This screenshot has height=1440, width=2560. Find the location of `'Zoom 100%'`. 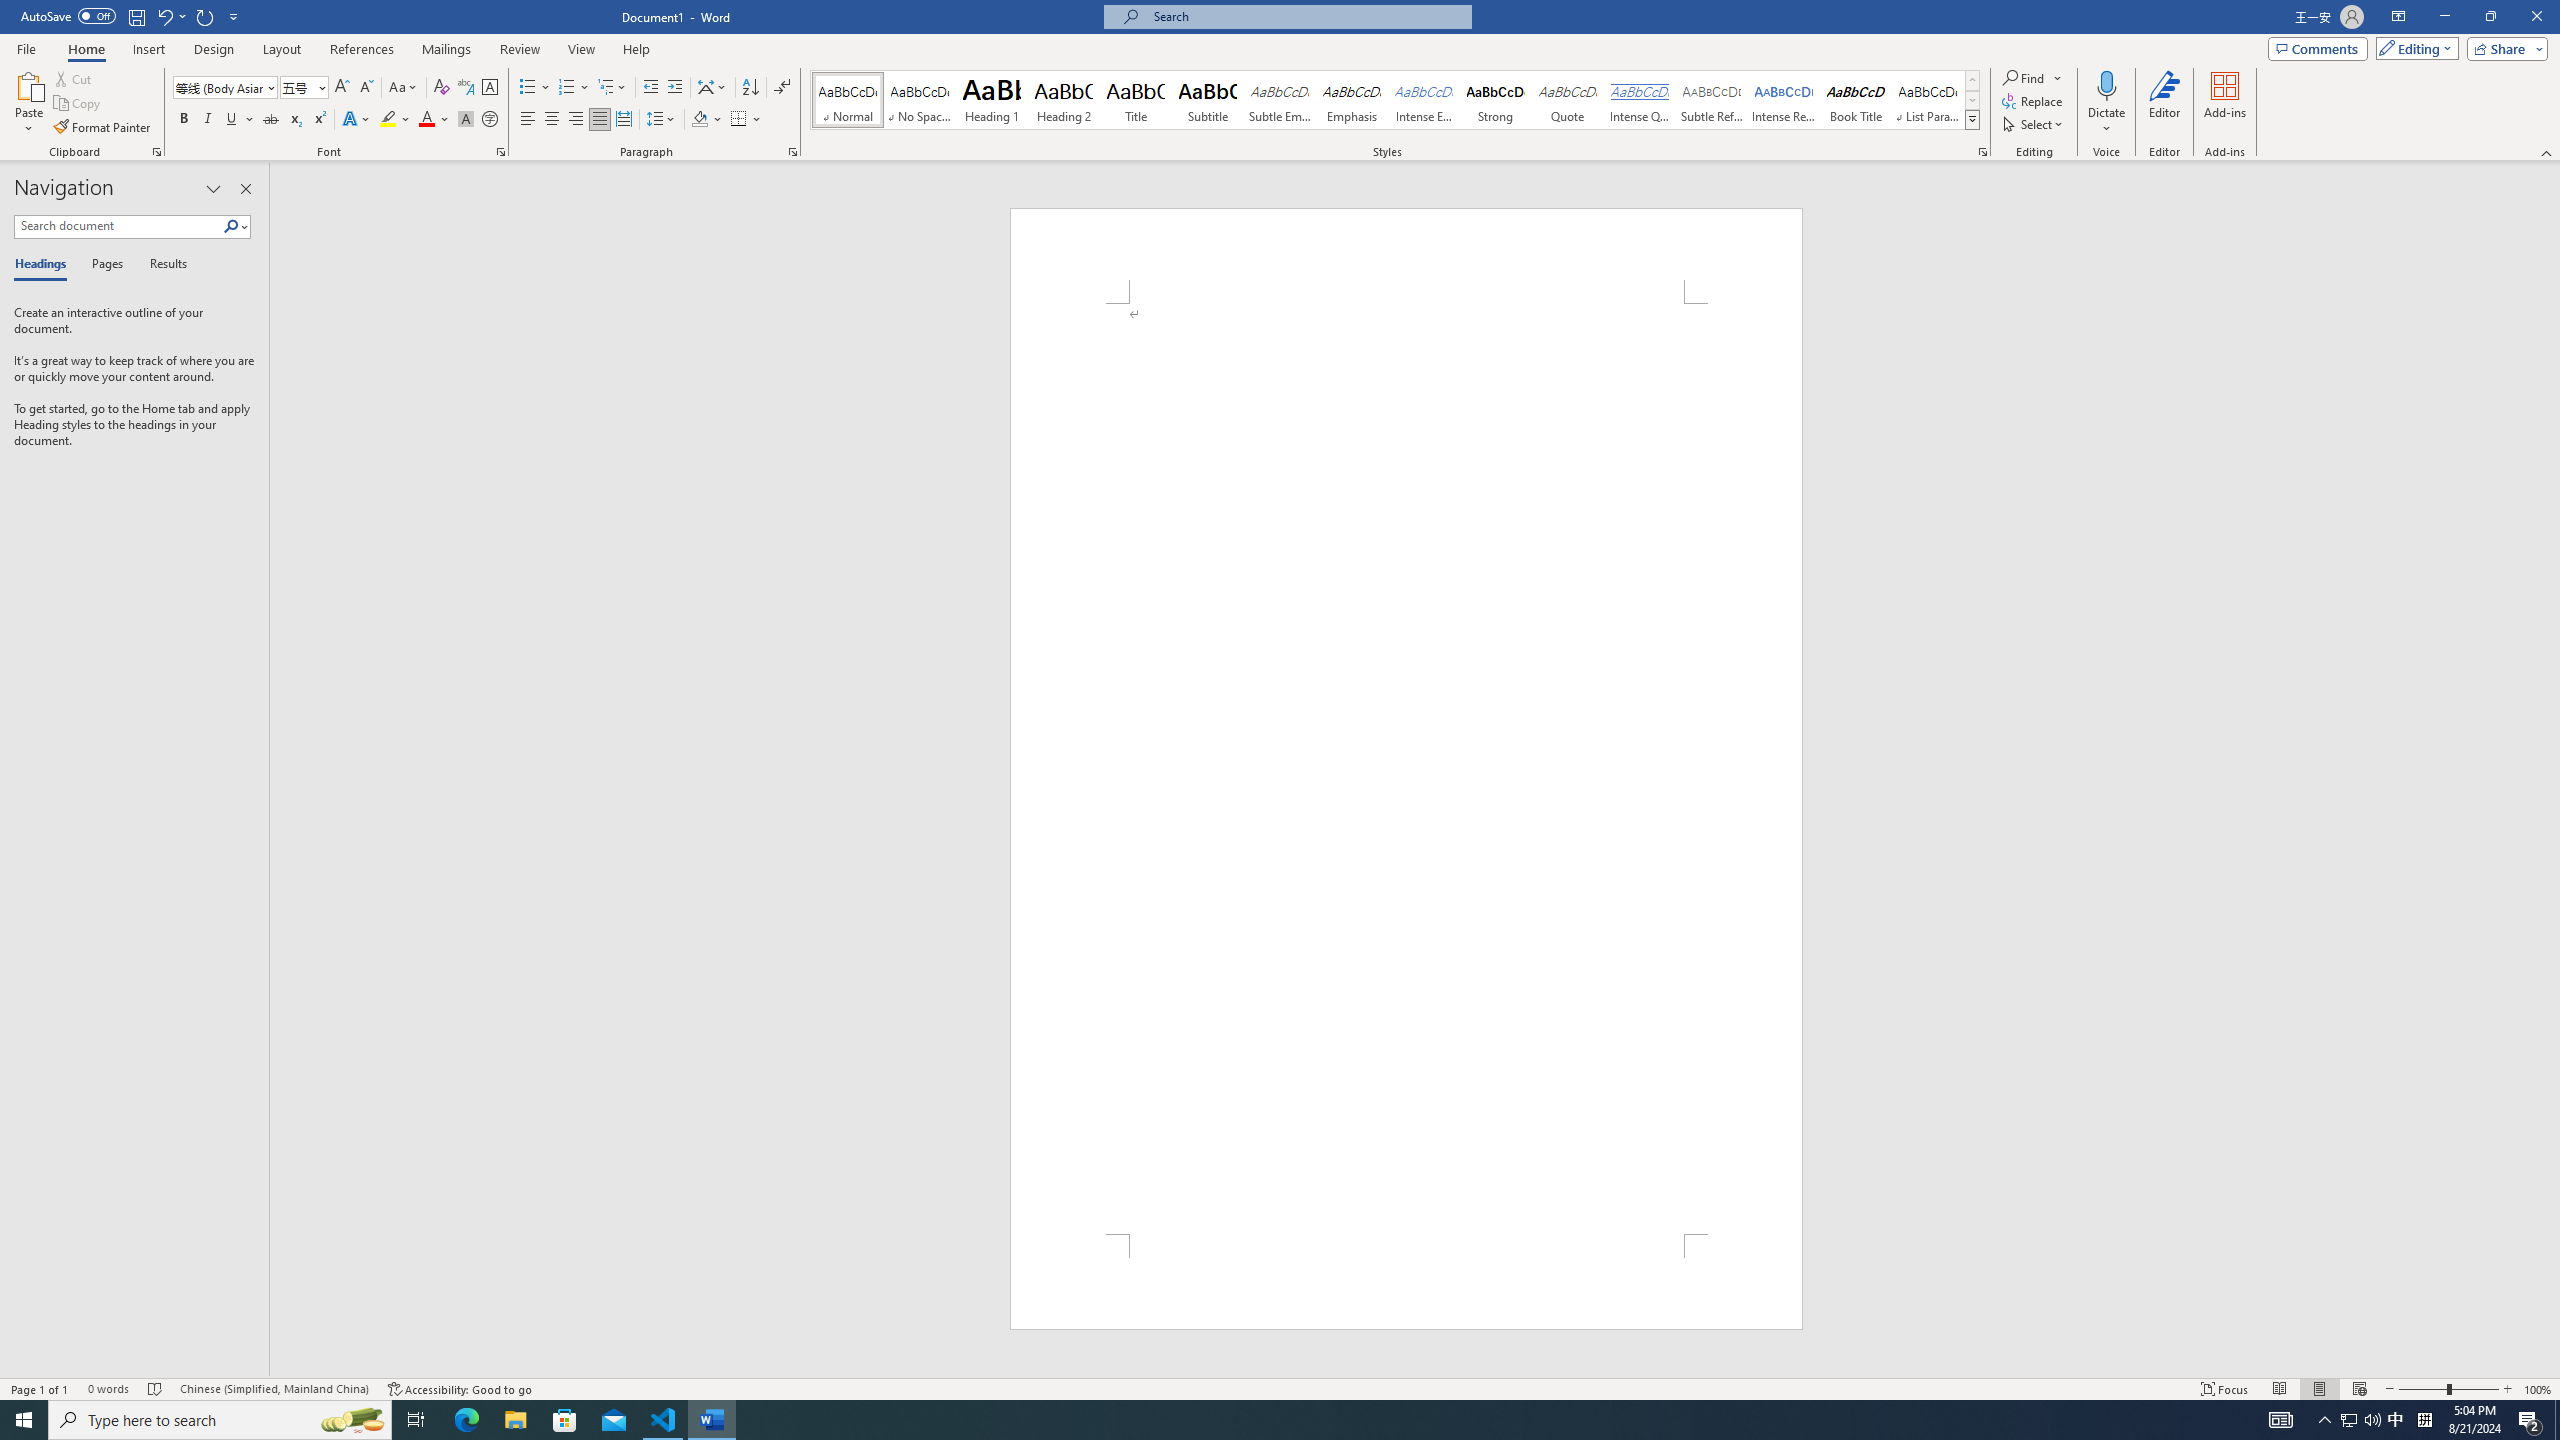

'Zoom 100%' is located at coordinates (2537, 1389).